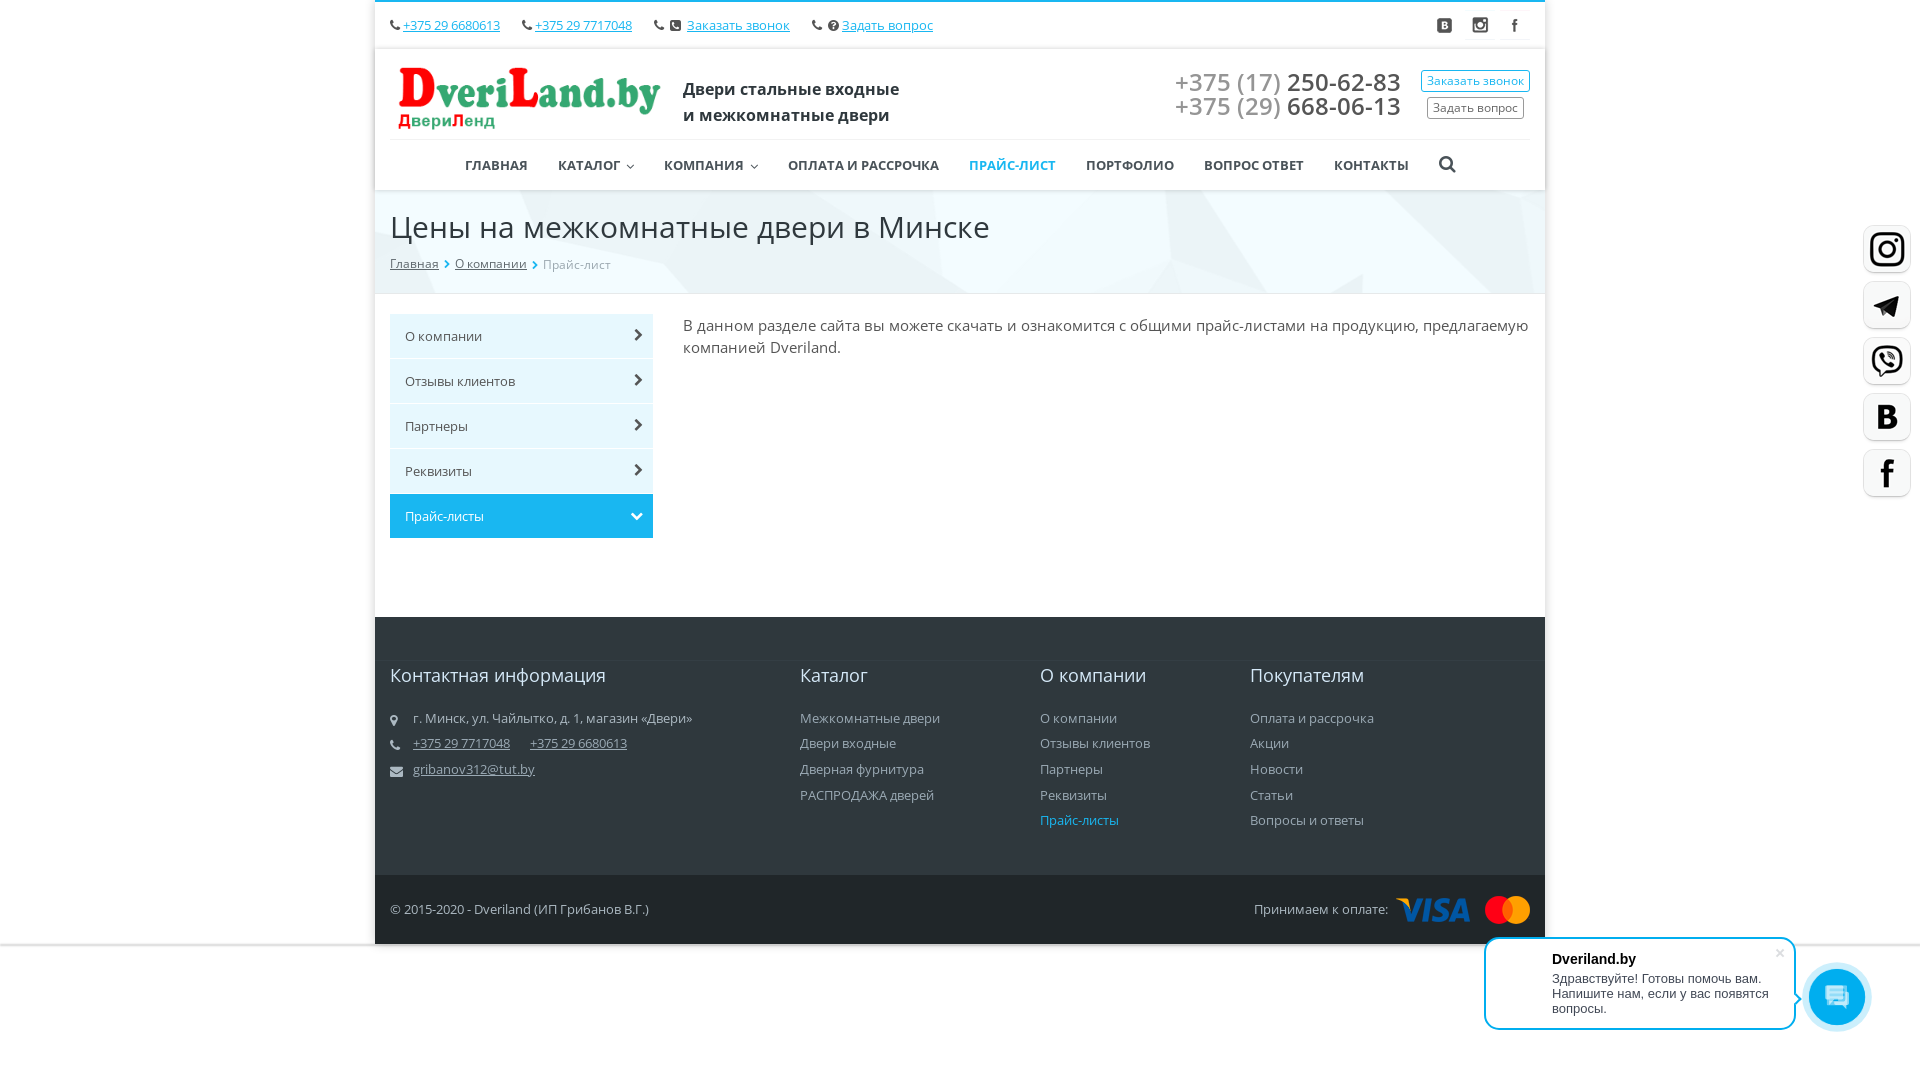 The height and width of the screenshot is (1080, 1920). What do you see at coordinates (582, 24) in the screenshot?
I see `'+375 29 7717048'` at bounding box center [582, 24].